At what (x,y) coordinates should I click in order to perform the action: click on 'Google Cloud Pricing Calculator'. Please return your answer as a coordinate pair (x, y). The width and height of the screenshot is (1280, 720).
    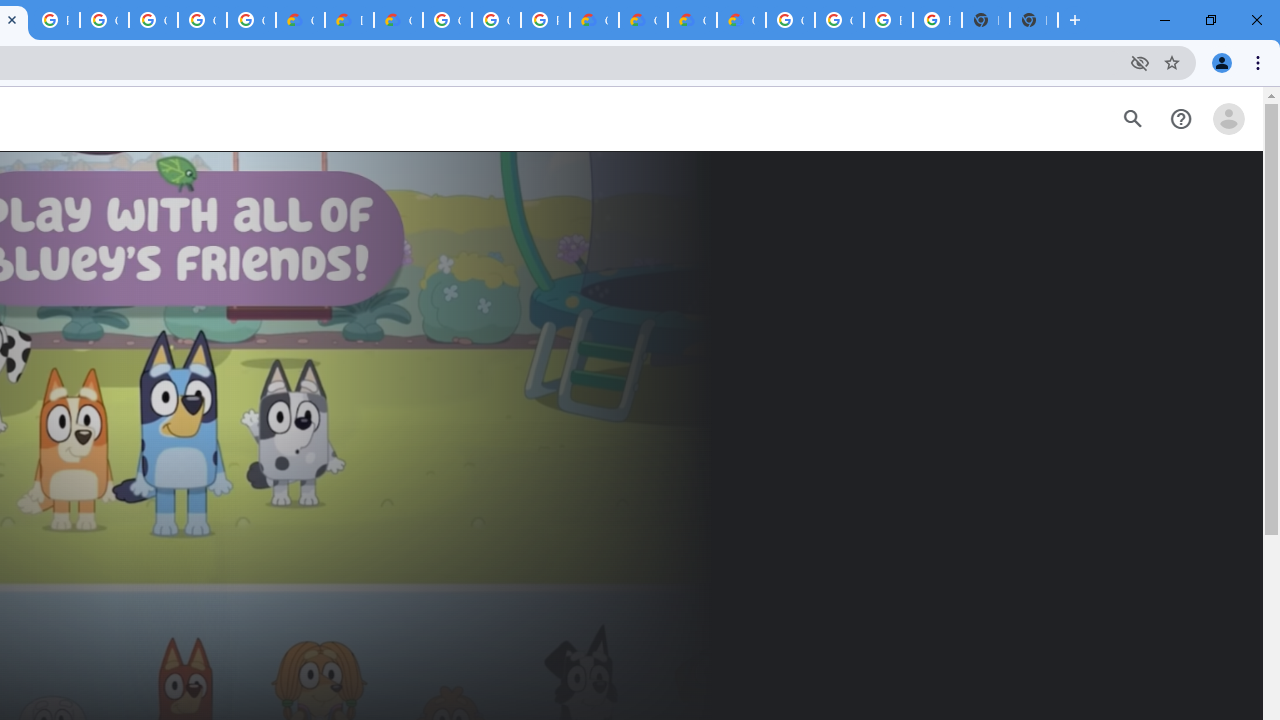
    Looking at the image, I should click on (692, 20).